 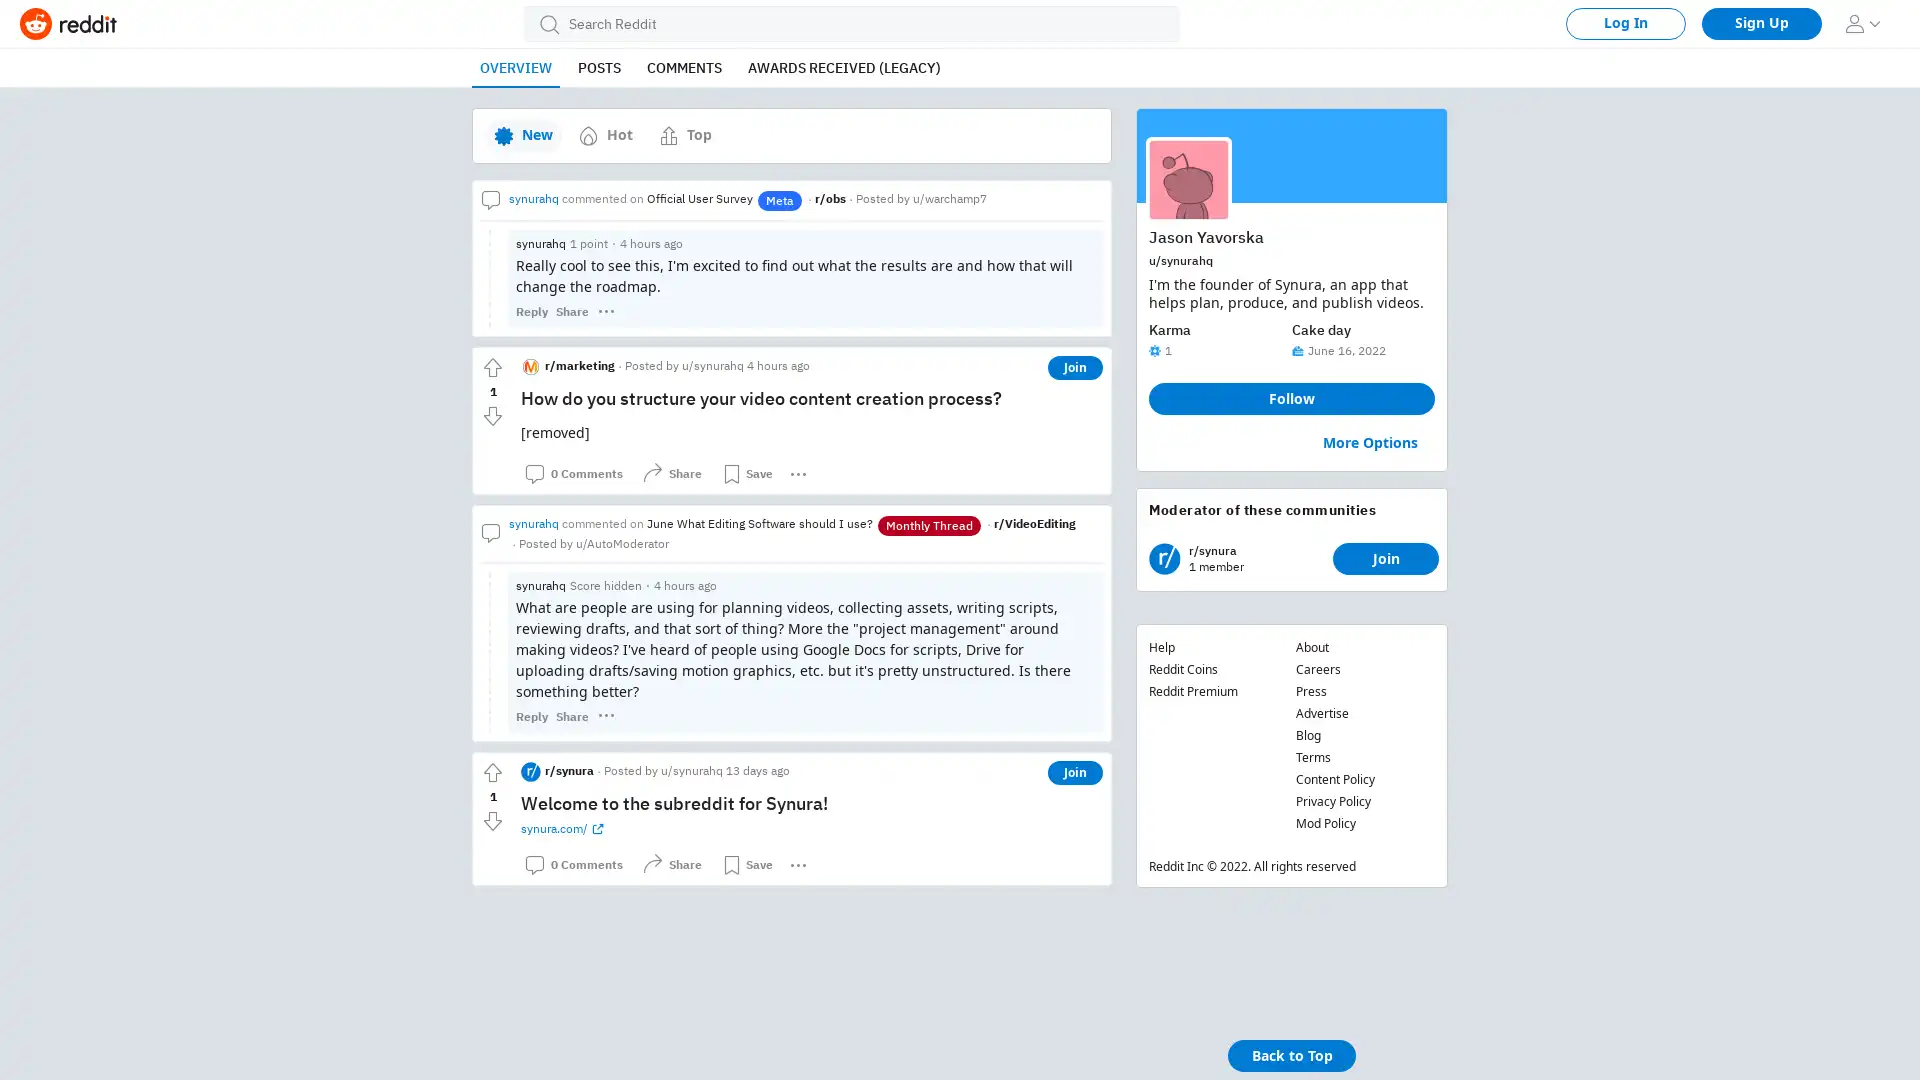 What do you see at coordinates (1761, 23) in the screenshot?
I see `Sign Up` at bounding box center [1761, 23].